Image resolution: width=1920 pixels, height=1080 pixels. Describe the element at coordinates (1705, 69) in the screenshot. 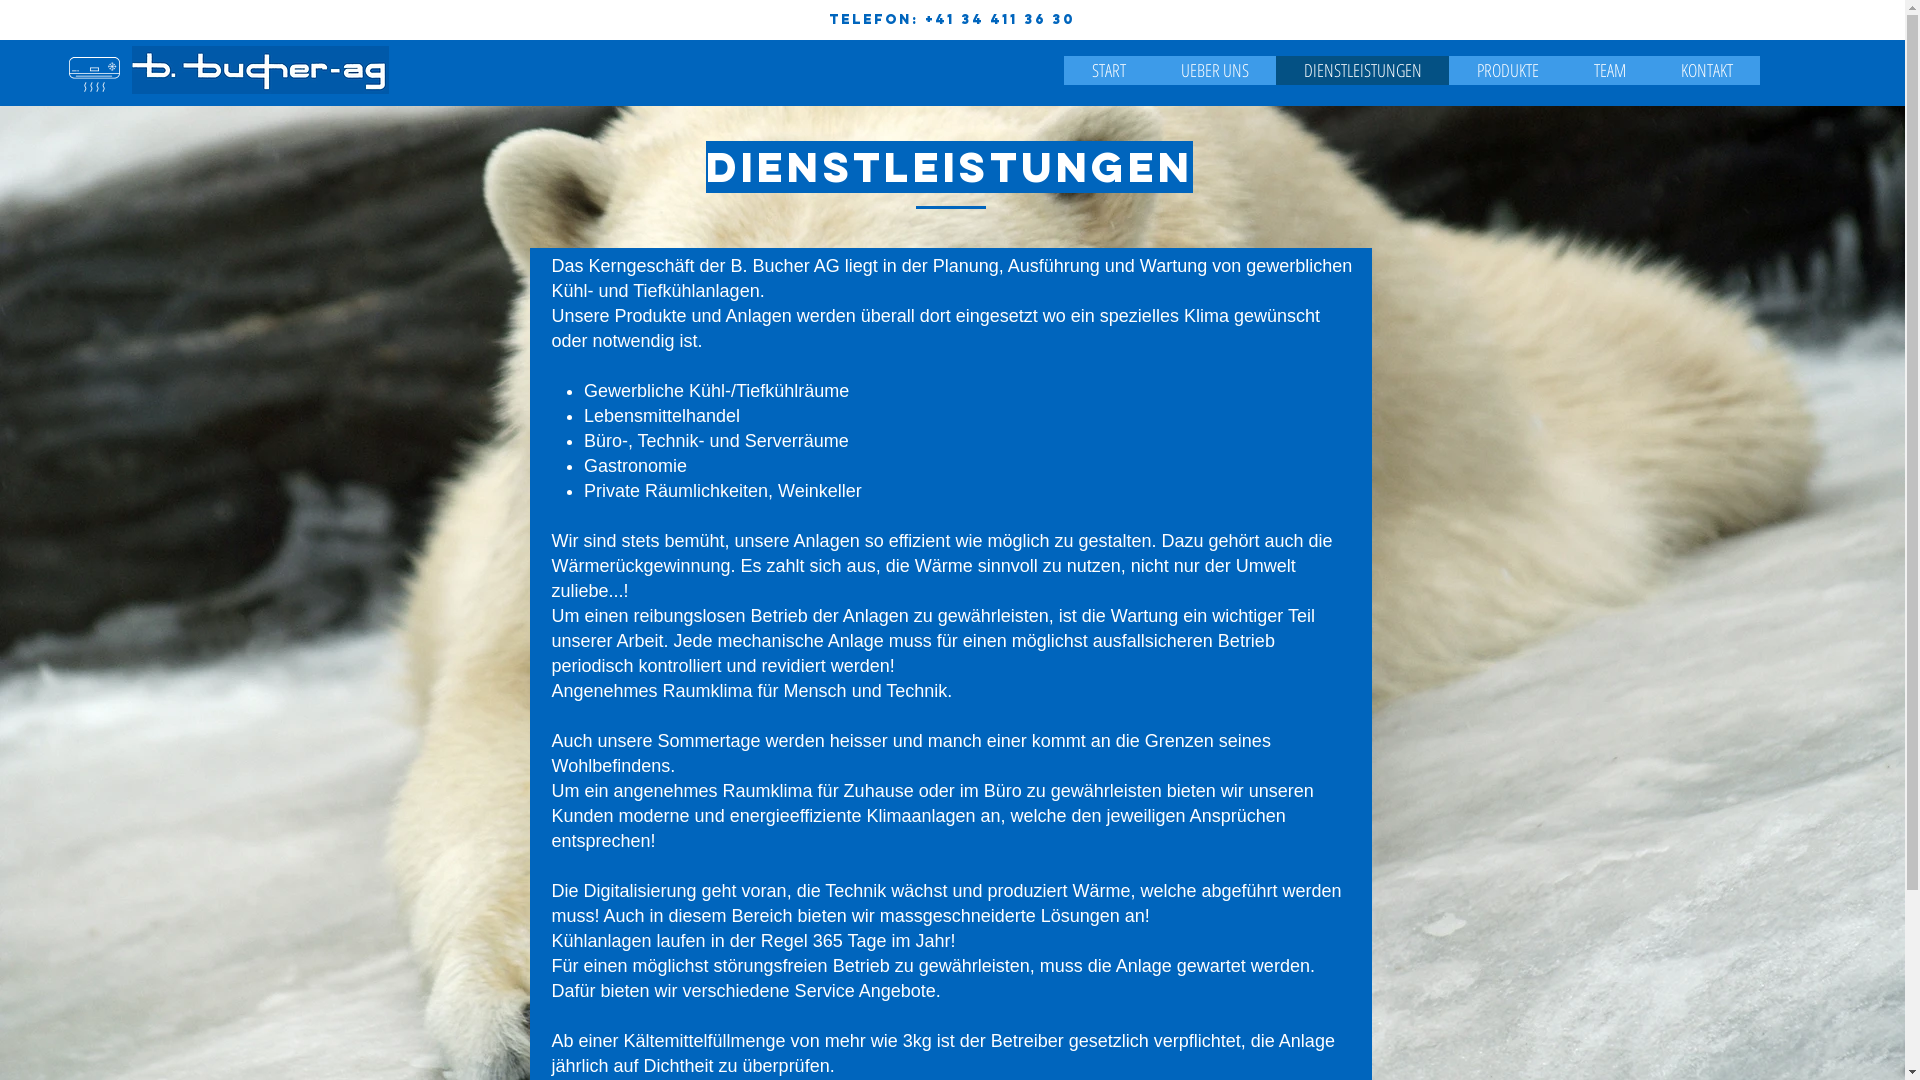

I see `'KONTAKT'` at that location.